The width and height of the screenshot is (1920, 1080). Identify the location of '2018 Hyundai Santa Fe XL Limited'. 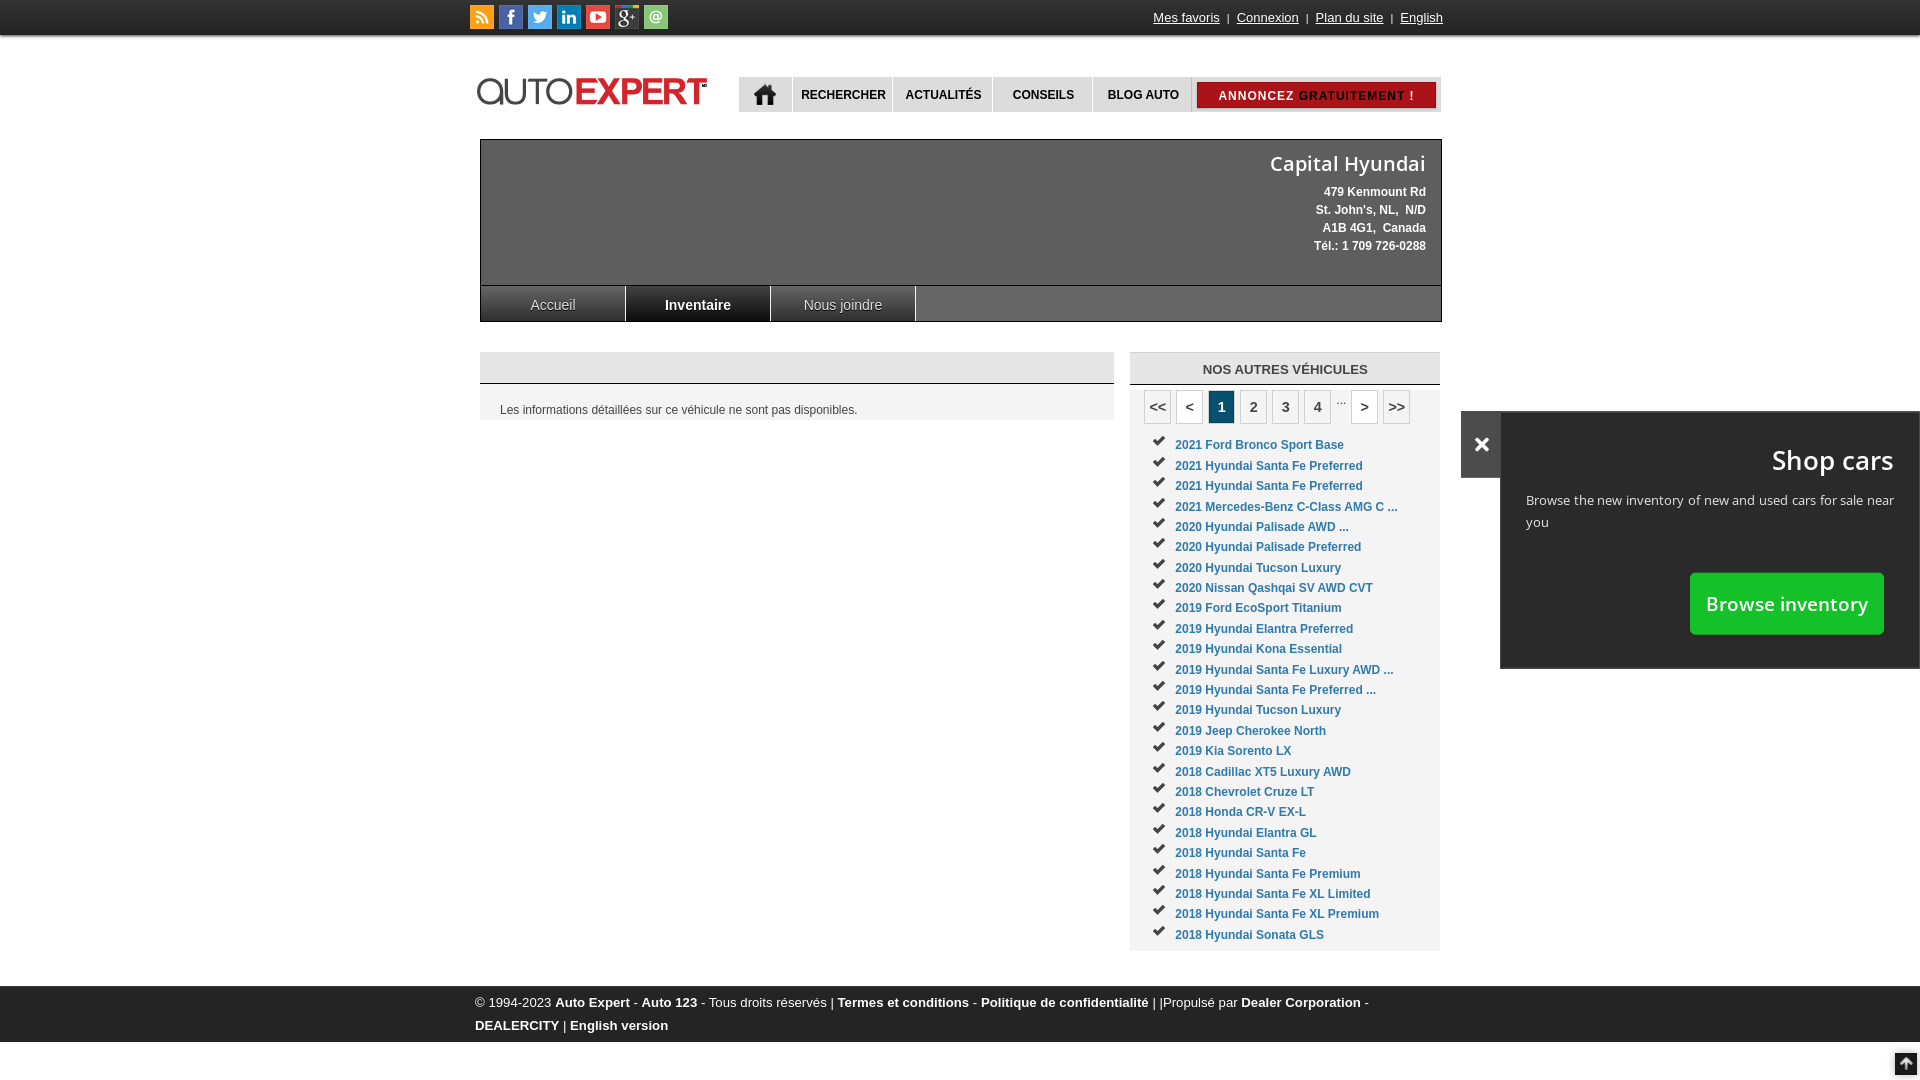
(1271, 893).